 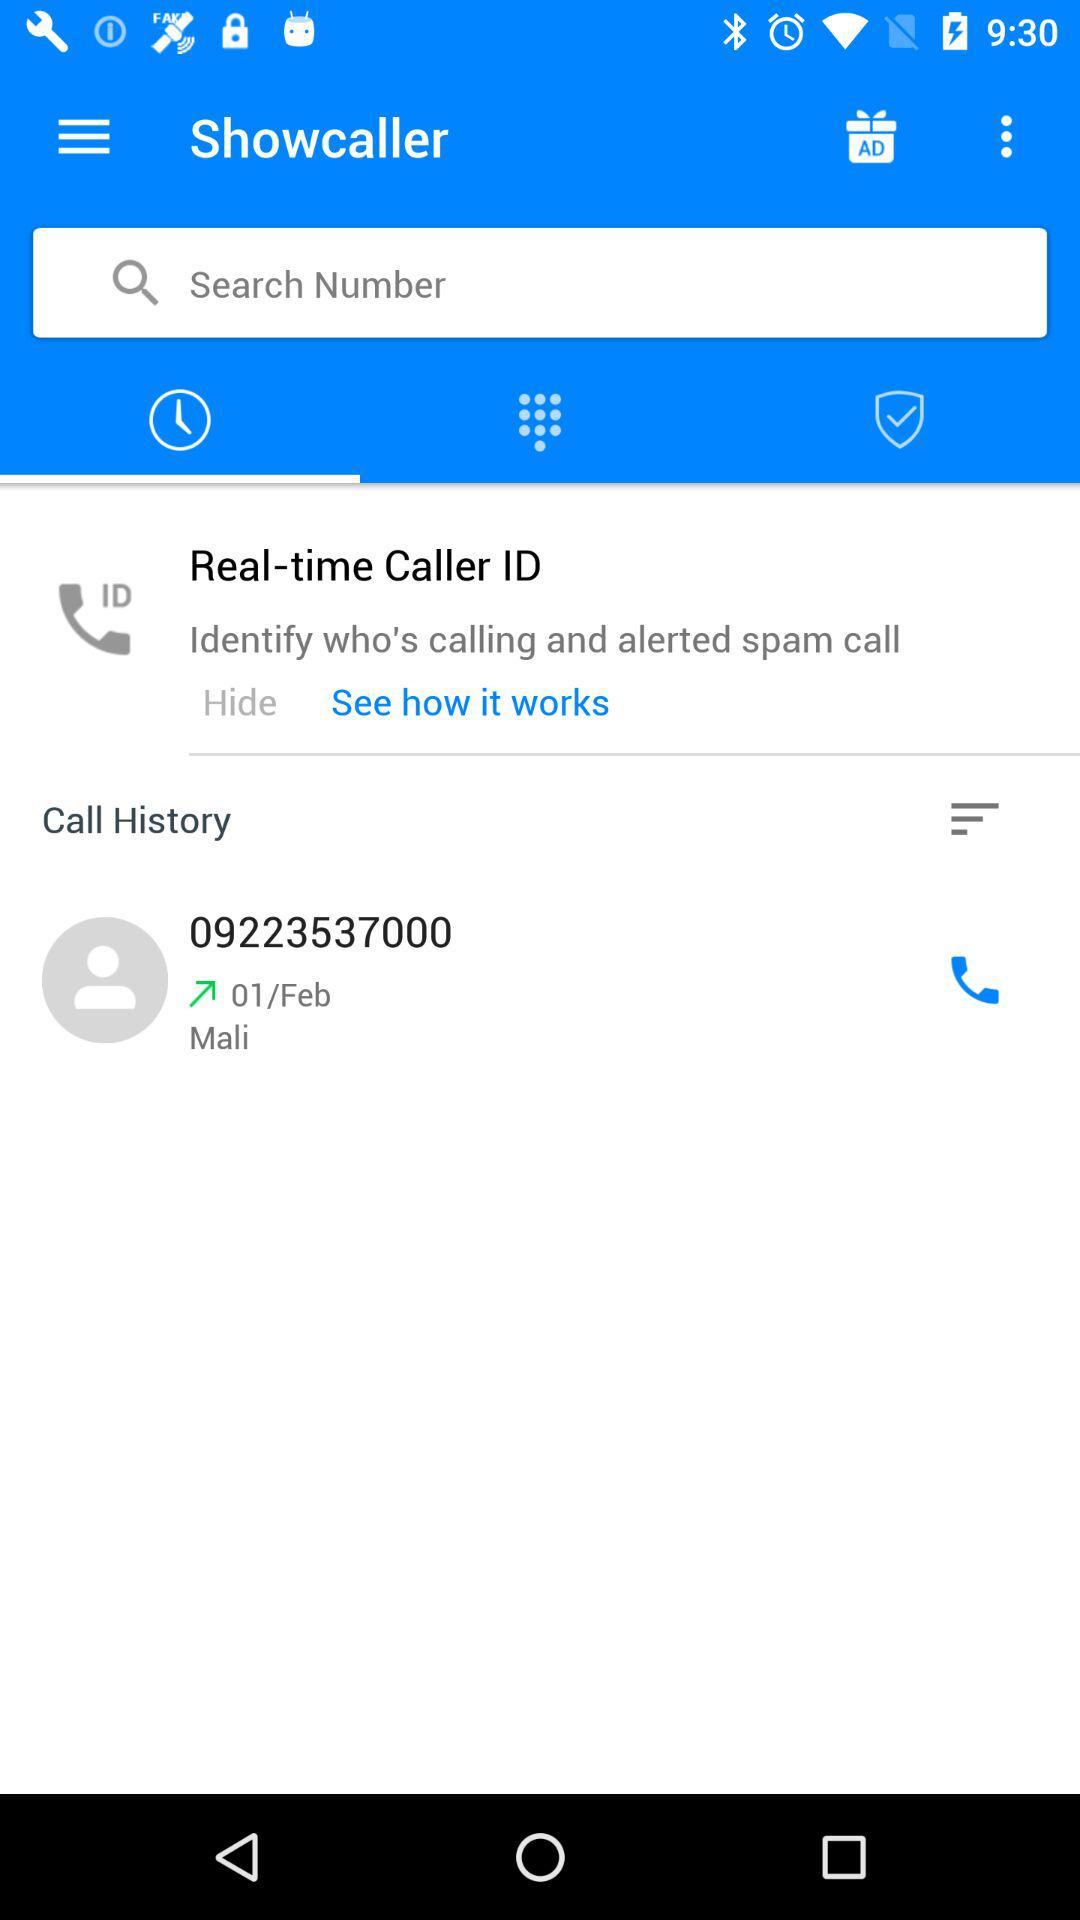 What do you see at coordinates (83, 135) in the screenshot?
I see `the menu icon` at bounding box center [83, 135].